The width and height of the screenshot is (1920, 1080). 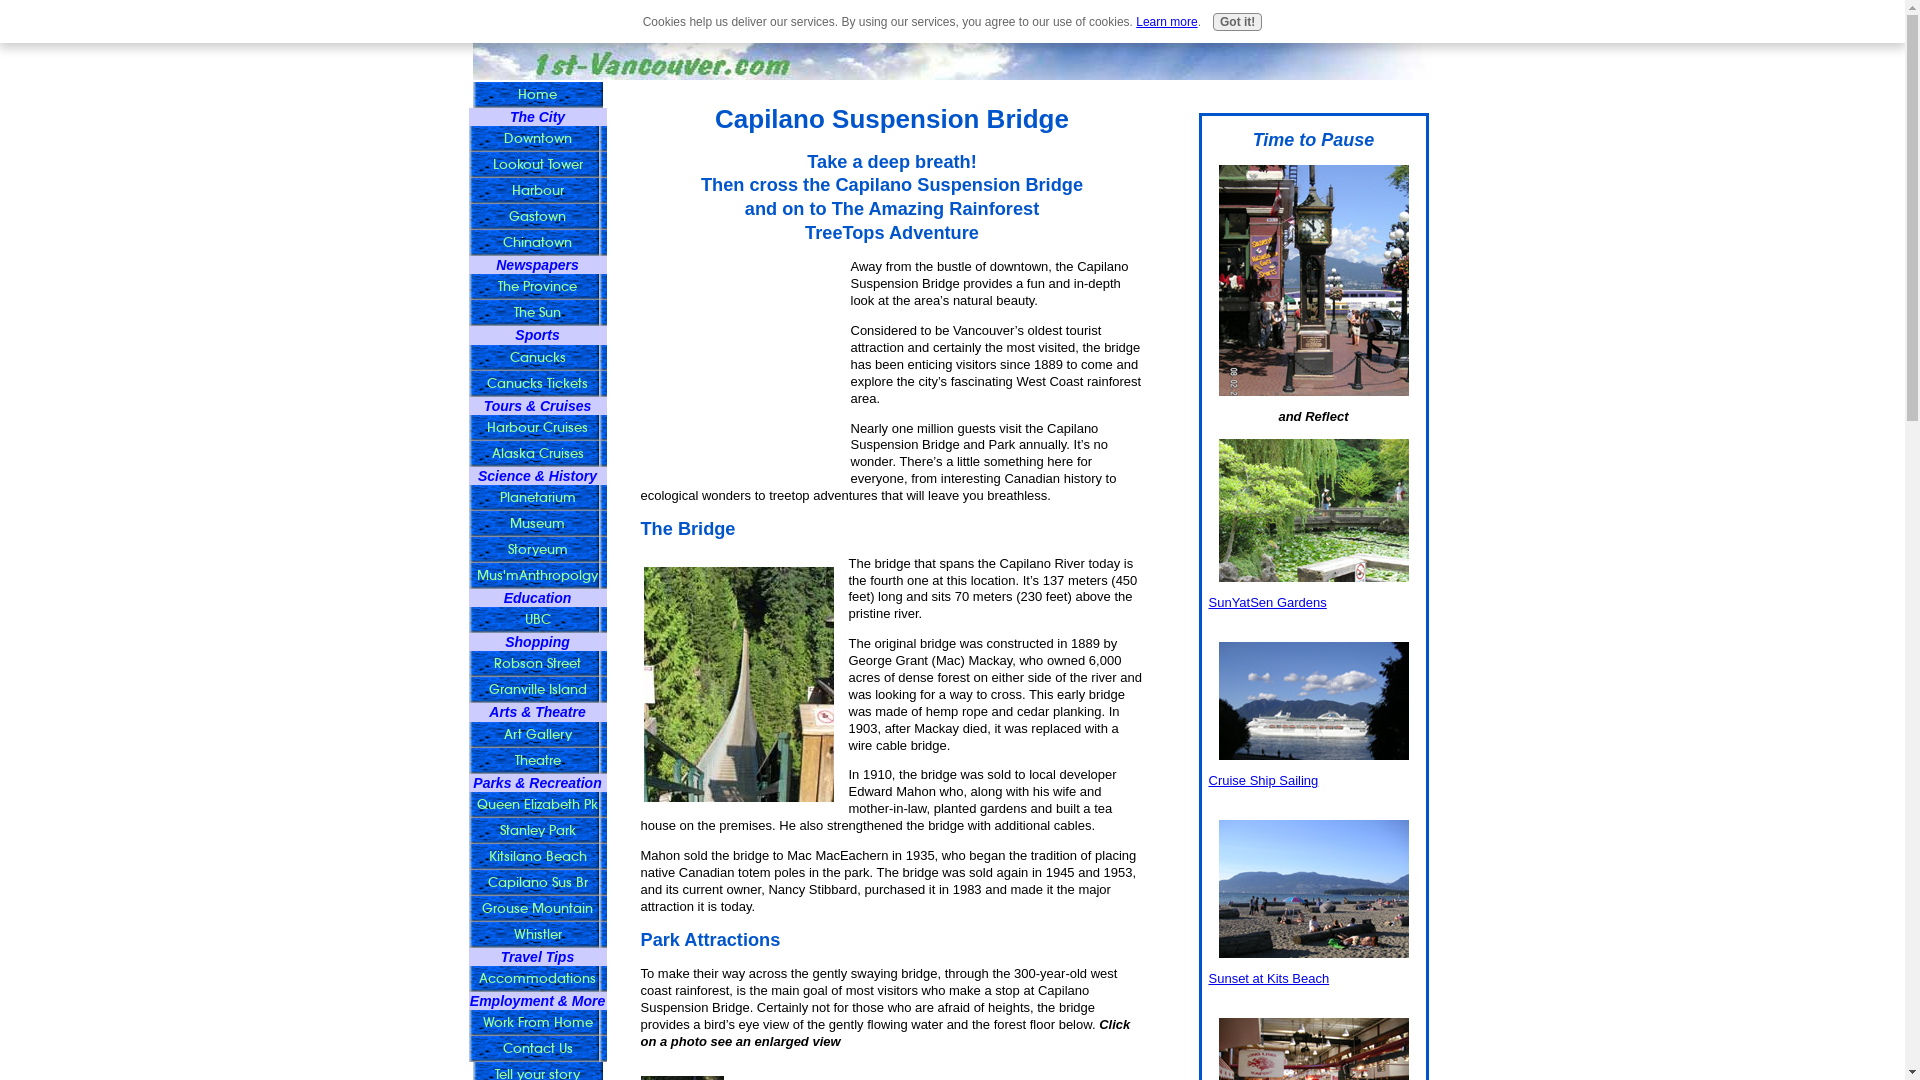 I want to click on 'Got it!', so click(x=1236, y=22).